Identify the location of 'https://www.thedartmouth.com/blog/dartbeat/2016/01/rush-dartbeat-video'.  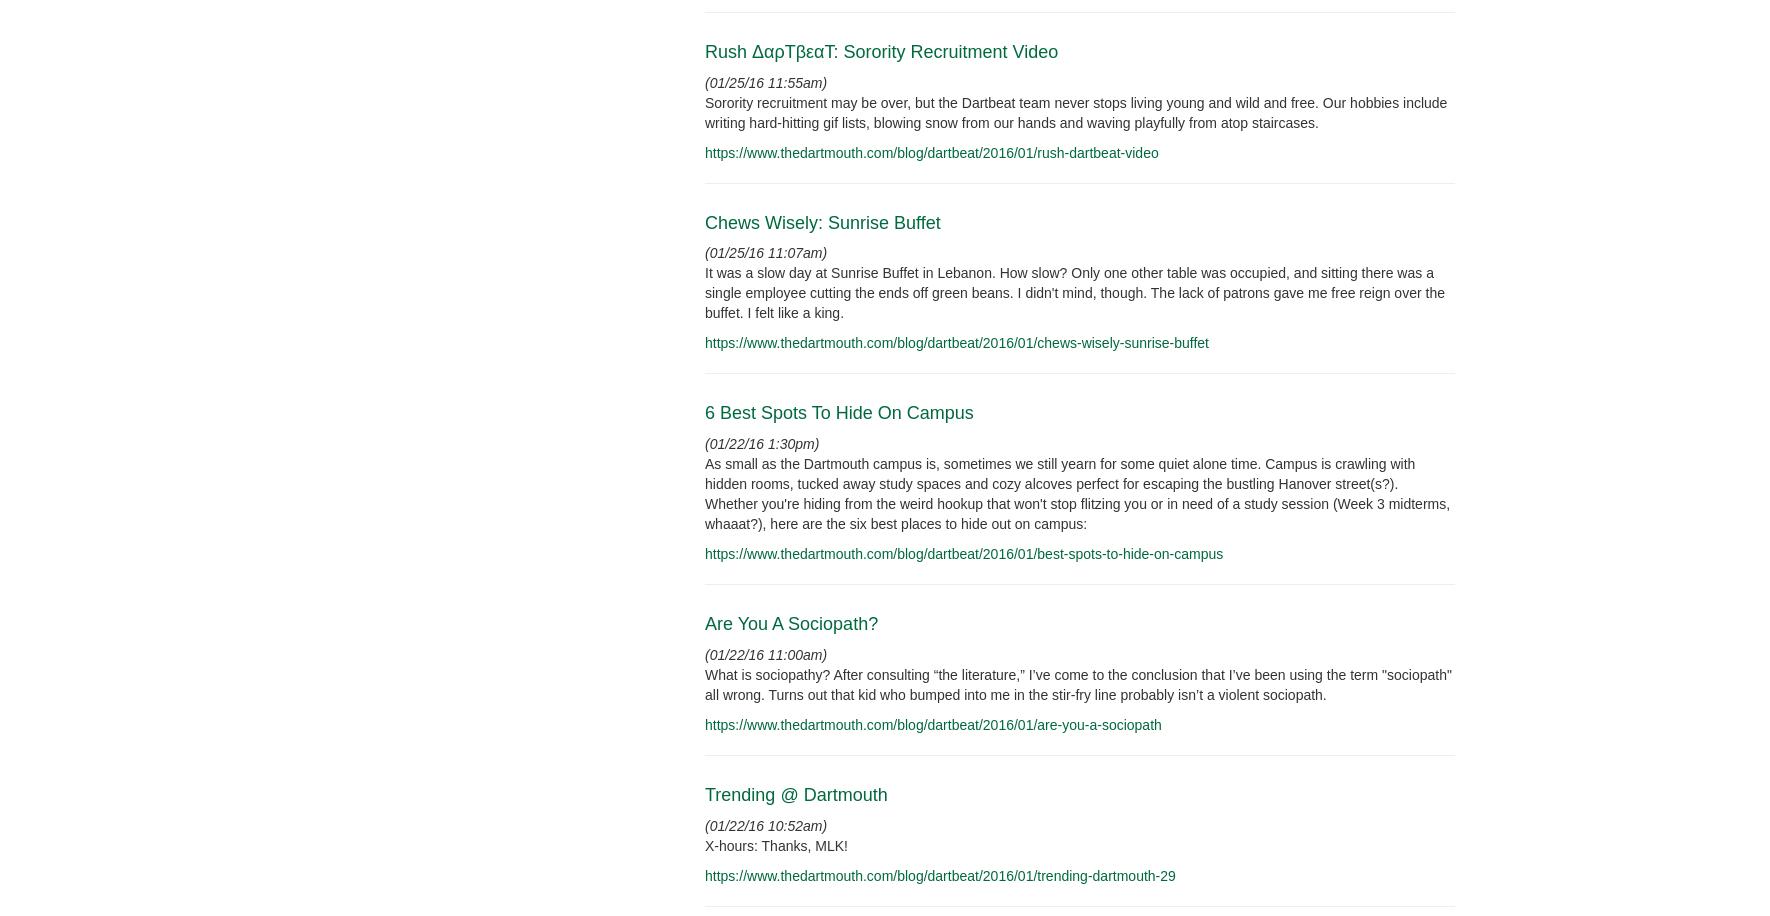
(930, 151).